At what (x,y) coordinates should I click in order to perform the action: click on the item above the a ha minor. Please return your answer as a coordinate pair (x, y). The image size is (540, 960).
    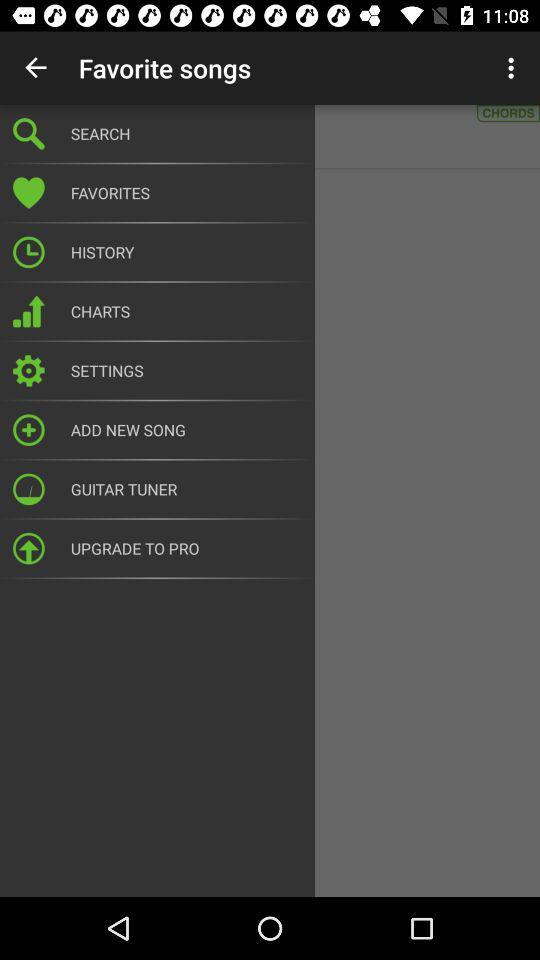
    Looking at the image, I should click on (36, 68).